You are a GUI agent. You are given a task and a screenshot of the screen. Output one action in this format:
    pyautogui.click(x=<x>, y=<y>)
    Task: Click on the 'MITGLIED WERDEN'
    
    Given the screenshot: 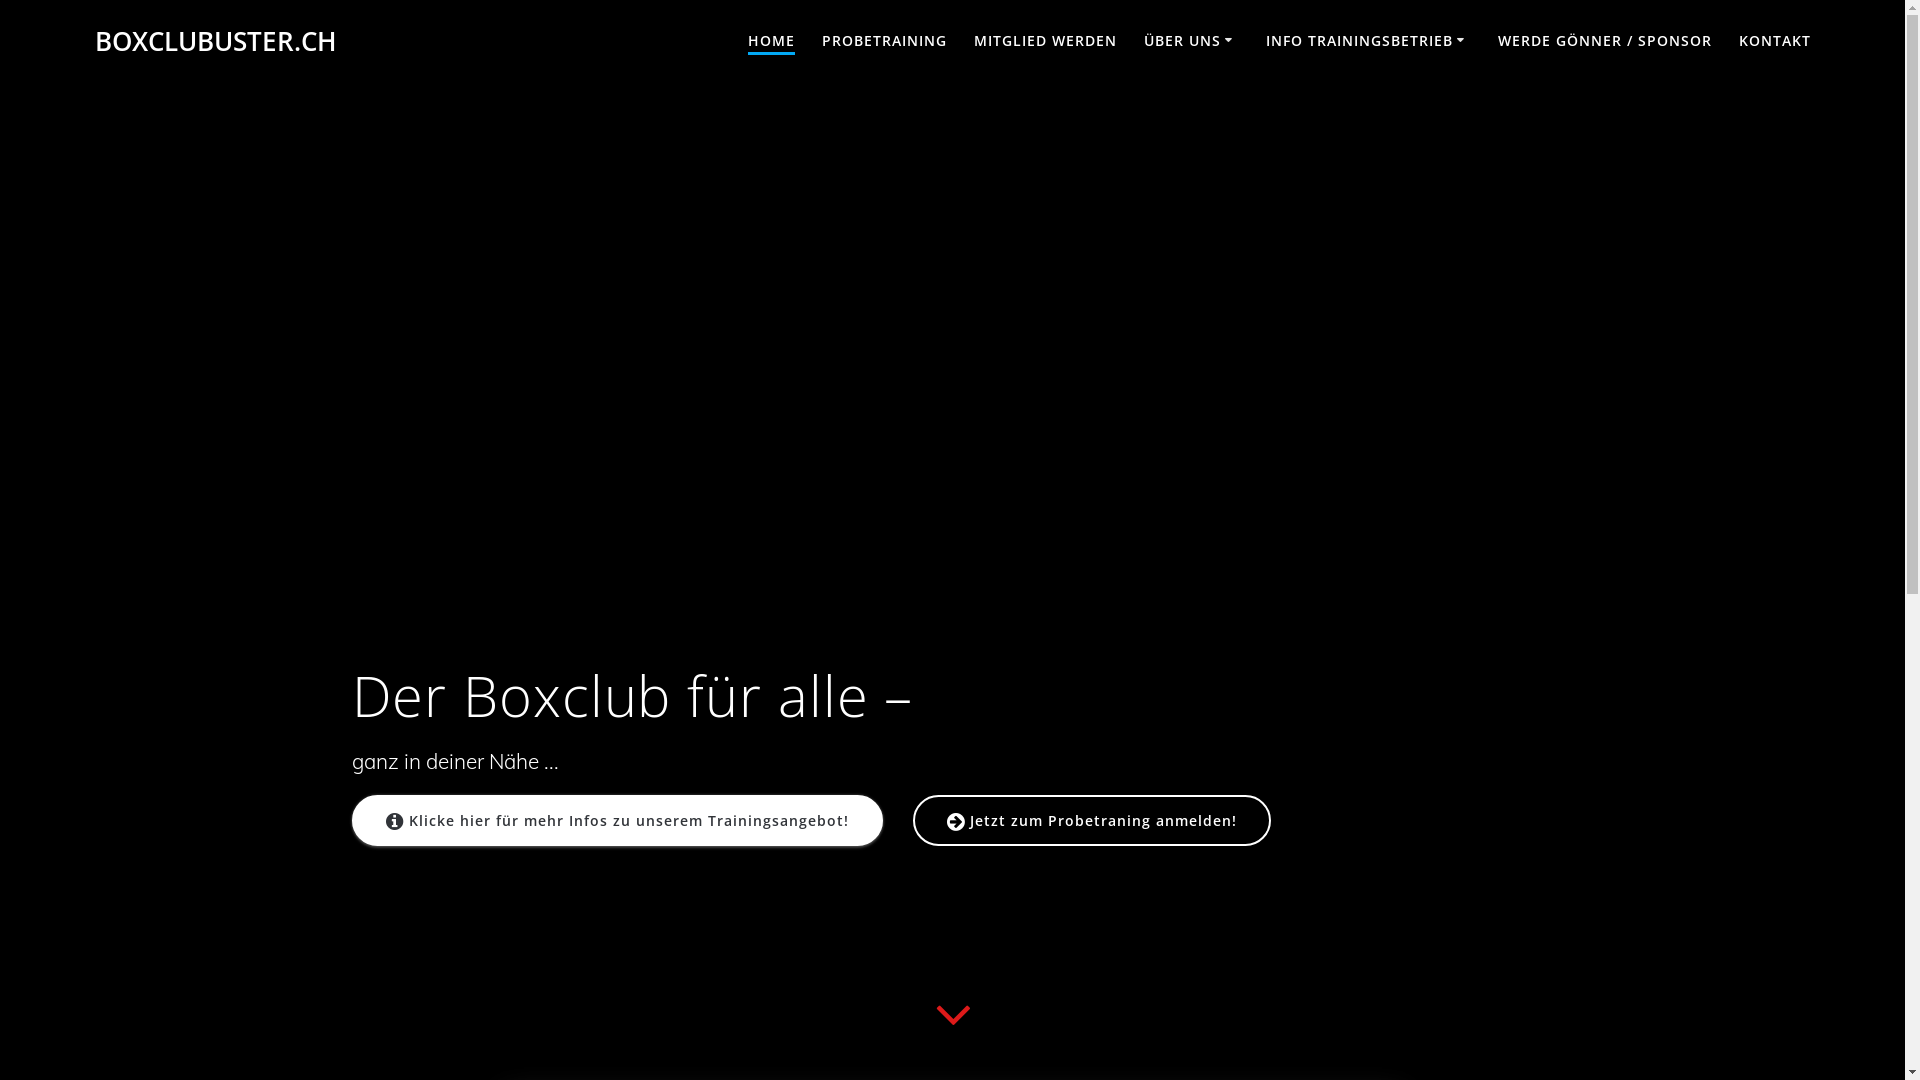 What is the action you would take?
    pyautogui.click(x=974, y=42)
    